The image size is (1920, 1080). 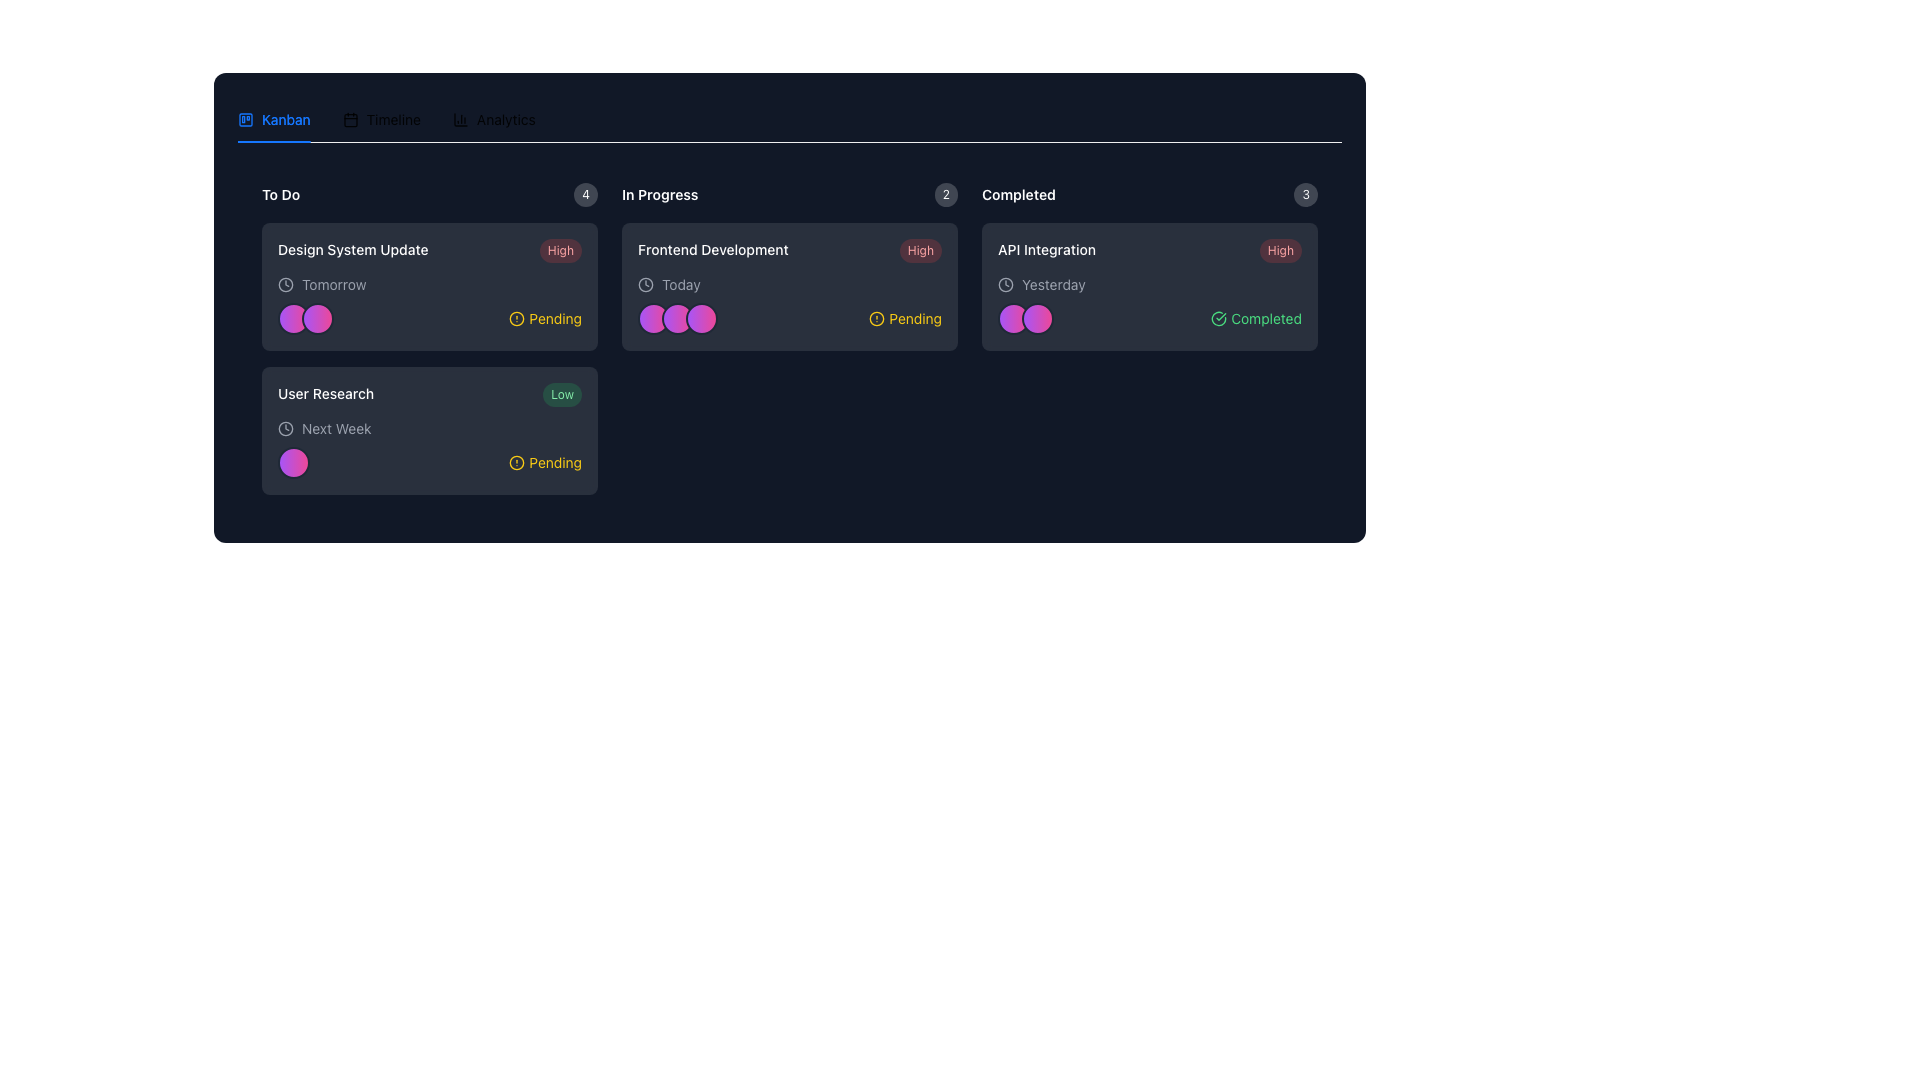 What do you see at coordinates (646, 285) in the screenshot?
I see `the icon located in the 'In Progress' section, next to the 'Today' label and above the 'Pending' status indicator` at bounding box center [646, 285].